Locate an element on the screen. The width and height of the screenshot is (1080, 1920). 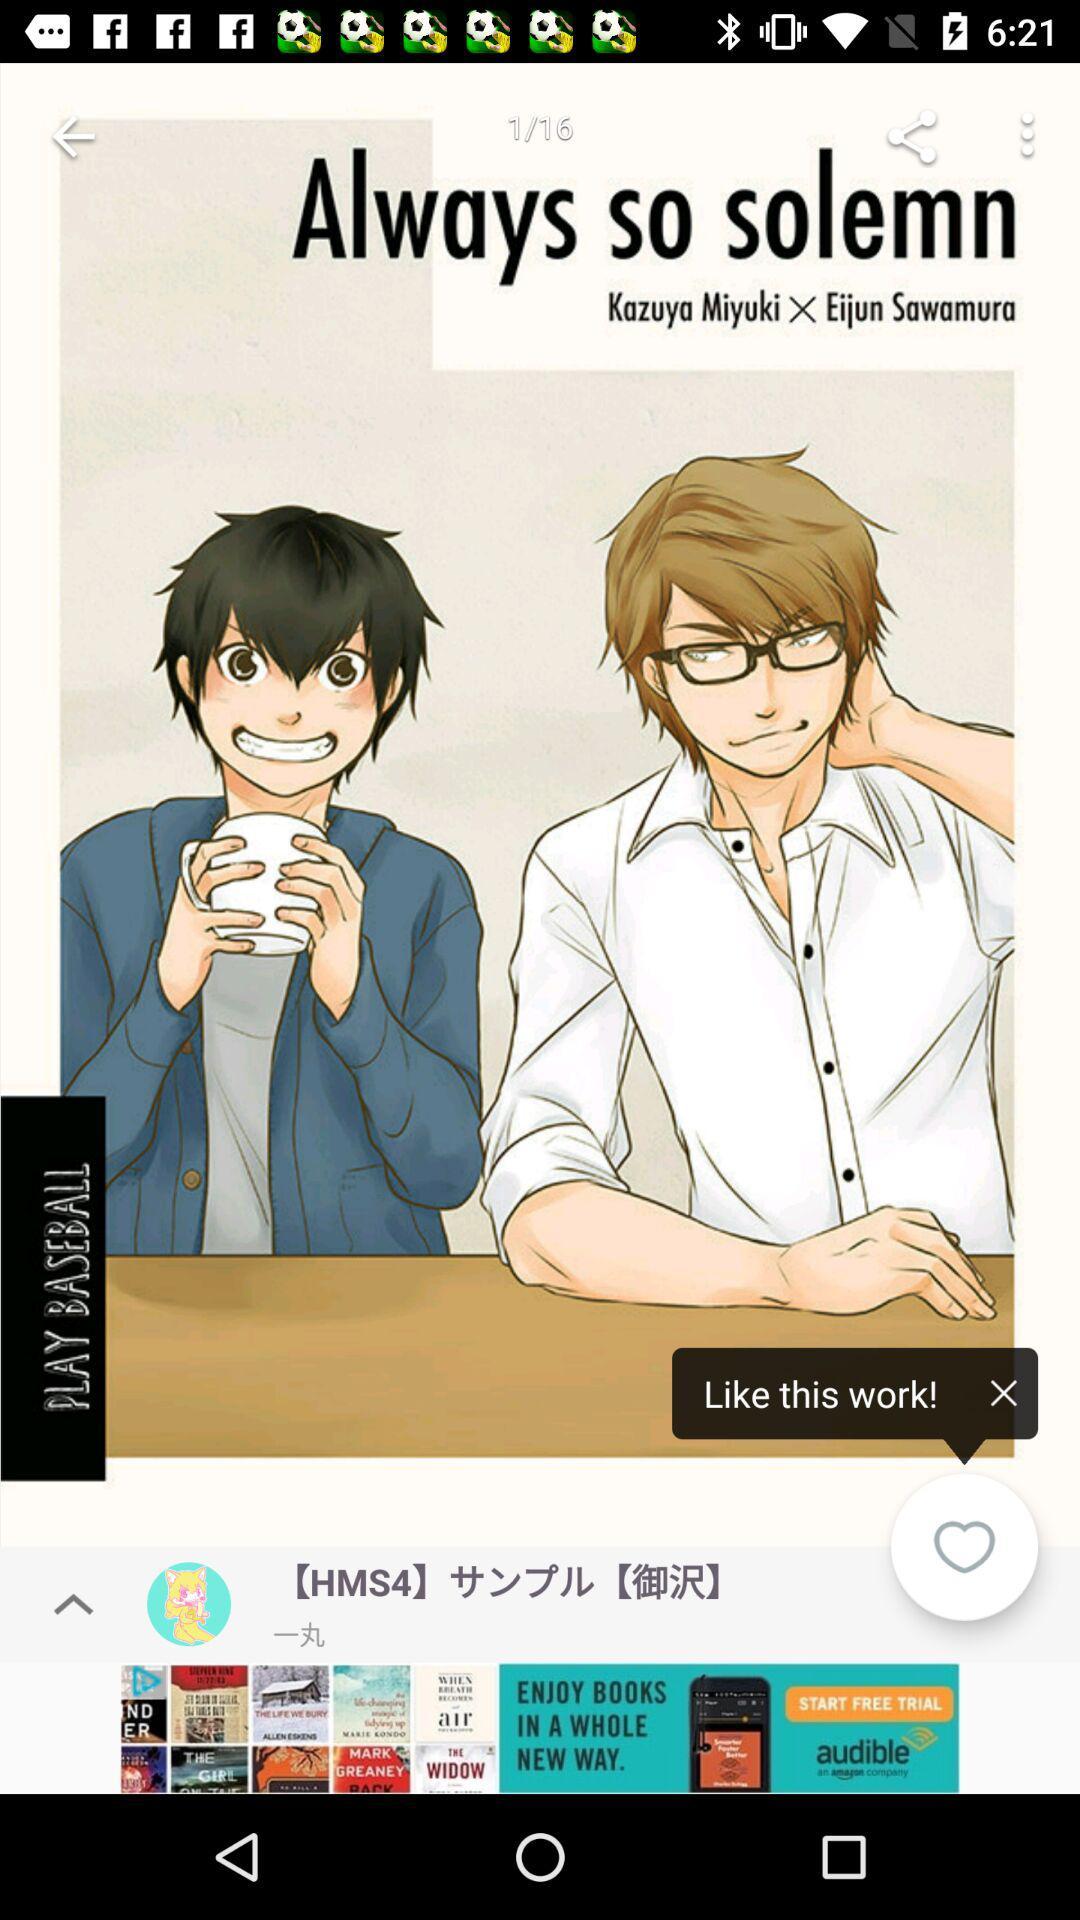
the expand_less icon is located at coordinates (72, 1604).